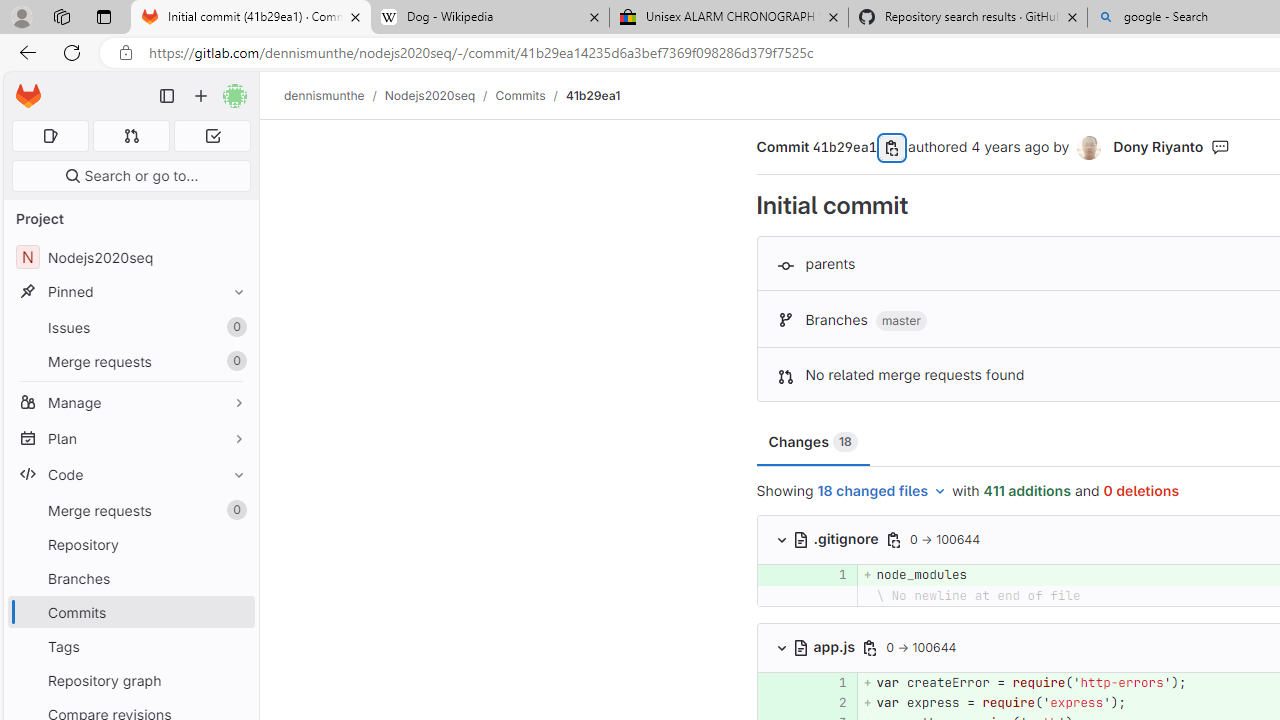  Describe the element at coordinates (870, 647) in the screenshot. I see `'Copy file path'` at that location.